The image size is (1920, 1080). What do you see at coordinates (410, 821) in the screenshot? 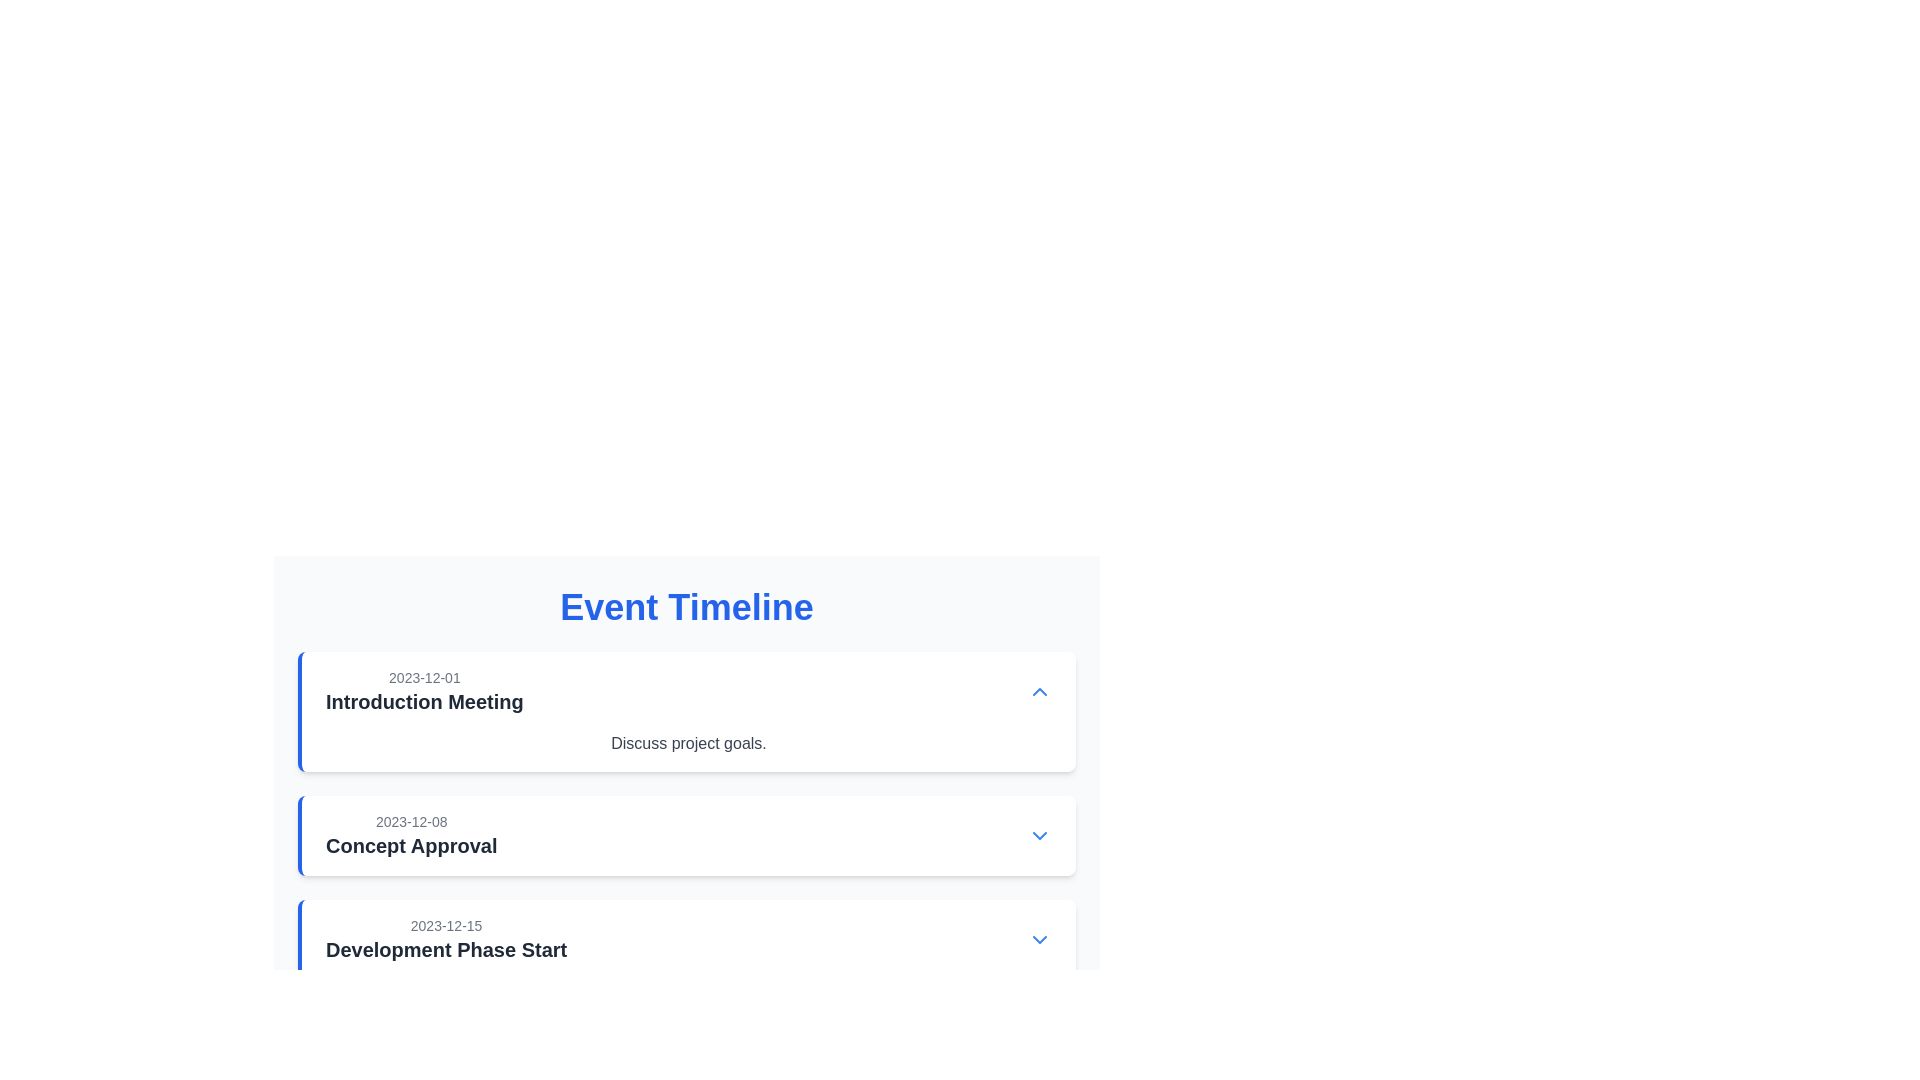
I see `the text label displaying the date of the 'Concept Approval' event, which is located at the top of the 'Concept Approval' section in the timeline` at bounding box center [410, 821].